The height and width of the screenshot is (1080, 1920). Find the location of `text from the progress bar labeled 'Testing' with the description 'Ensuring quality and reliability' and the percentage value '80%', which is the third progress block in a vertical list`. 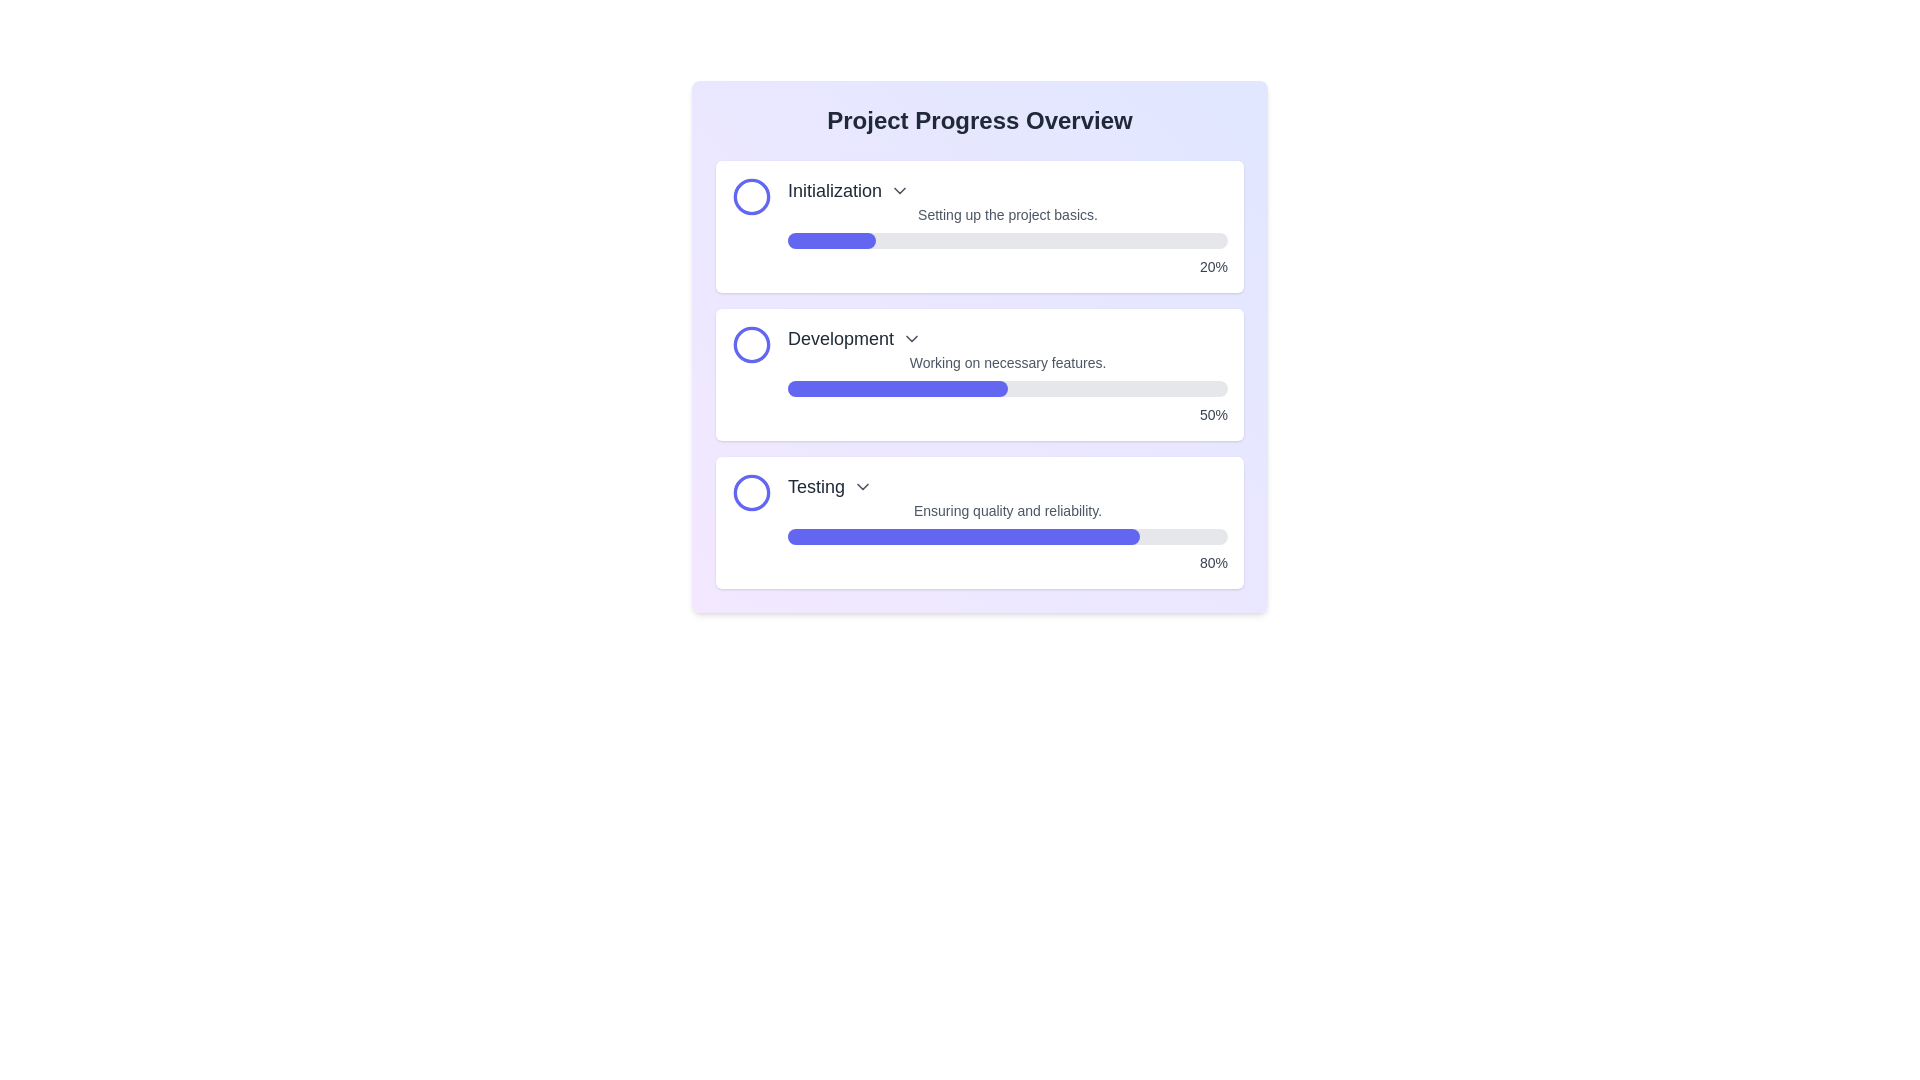

text from the progress bar labeled 'Testing' with the description 'Ensuring quality and reliability' and the percentage value '80%', which is the third progress block in a vertical list is located at coordinates (1008, 522).